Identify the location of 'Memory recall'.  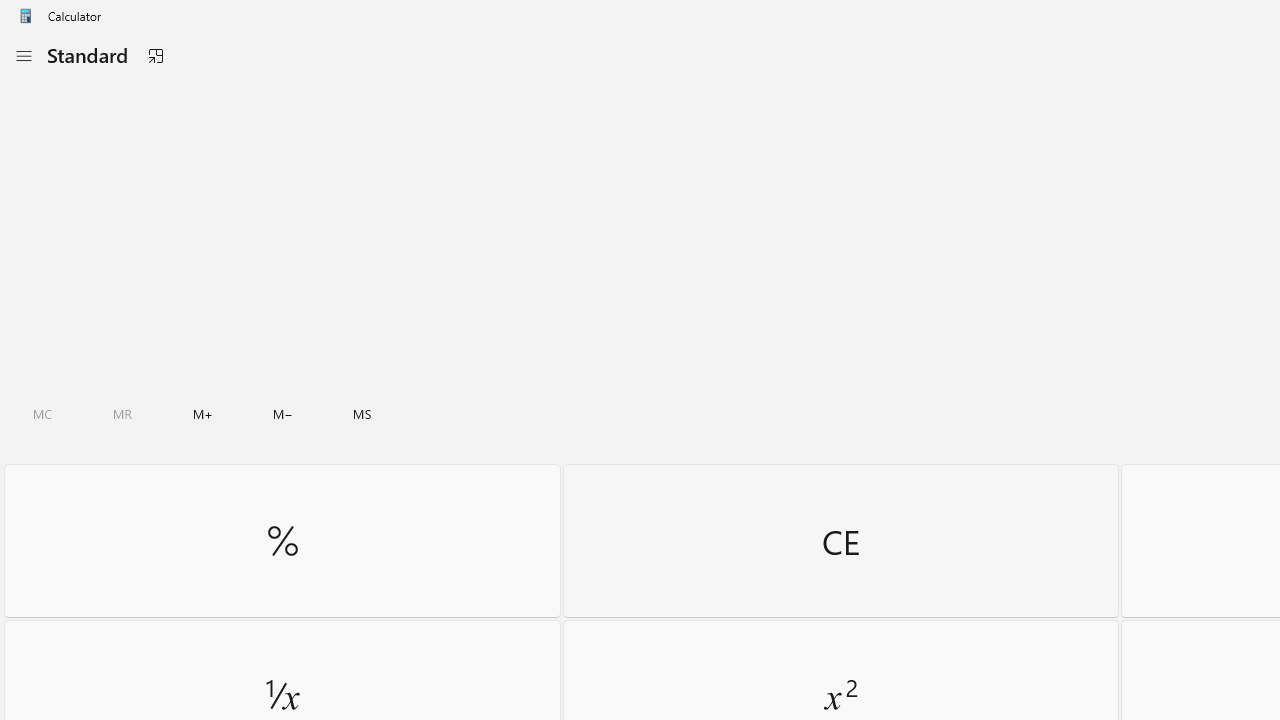
(122, 413).